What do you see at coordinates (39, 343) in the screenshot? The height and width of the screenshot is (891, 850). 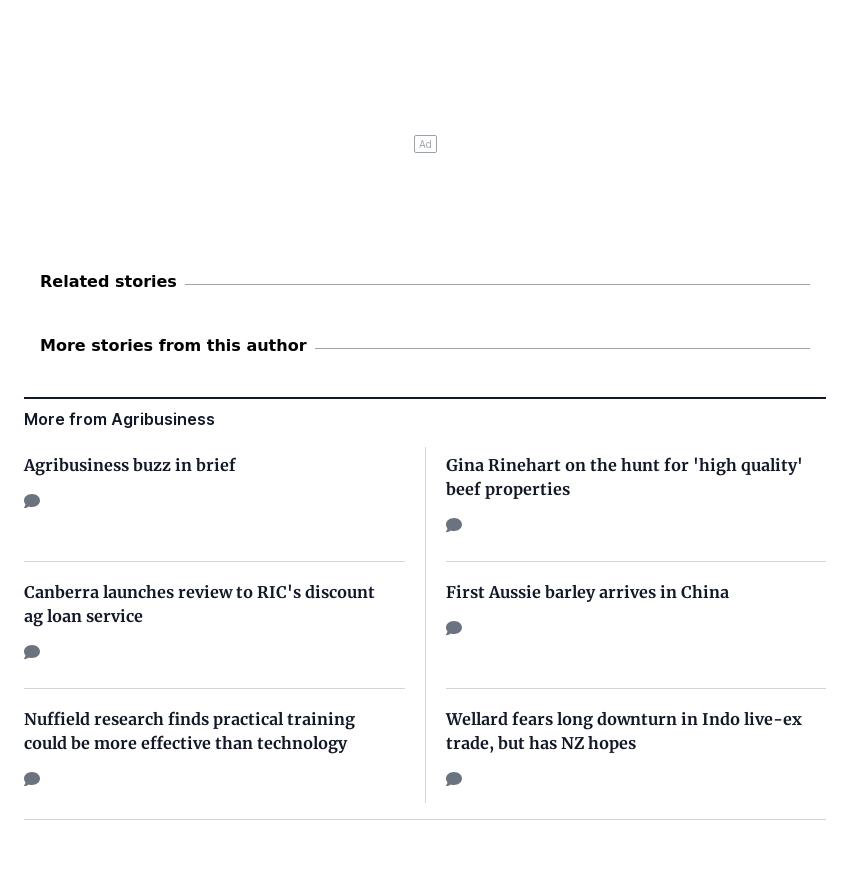 I see `'More stories from this author'` at bounding box center [39, 343].